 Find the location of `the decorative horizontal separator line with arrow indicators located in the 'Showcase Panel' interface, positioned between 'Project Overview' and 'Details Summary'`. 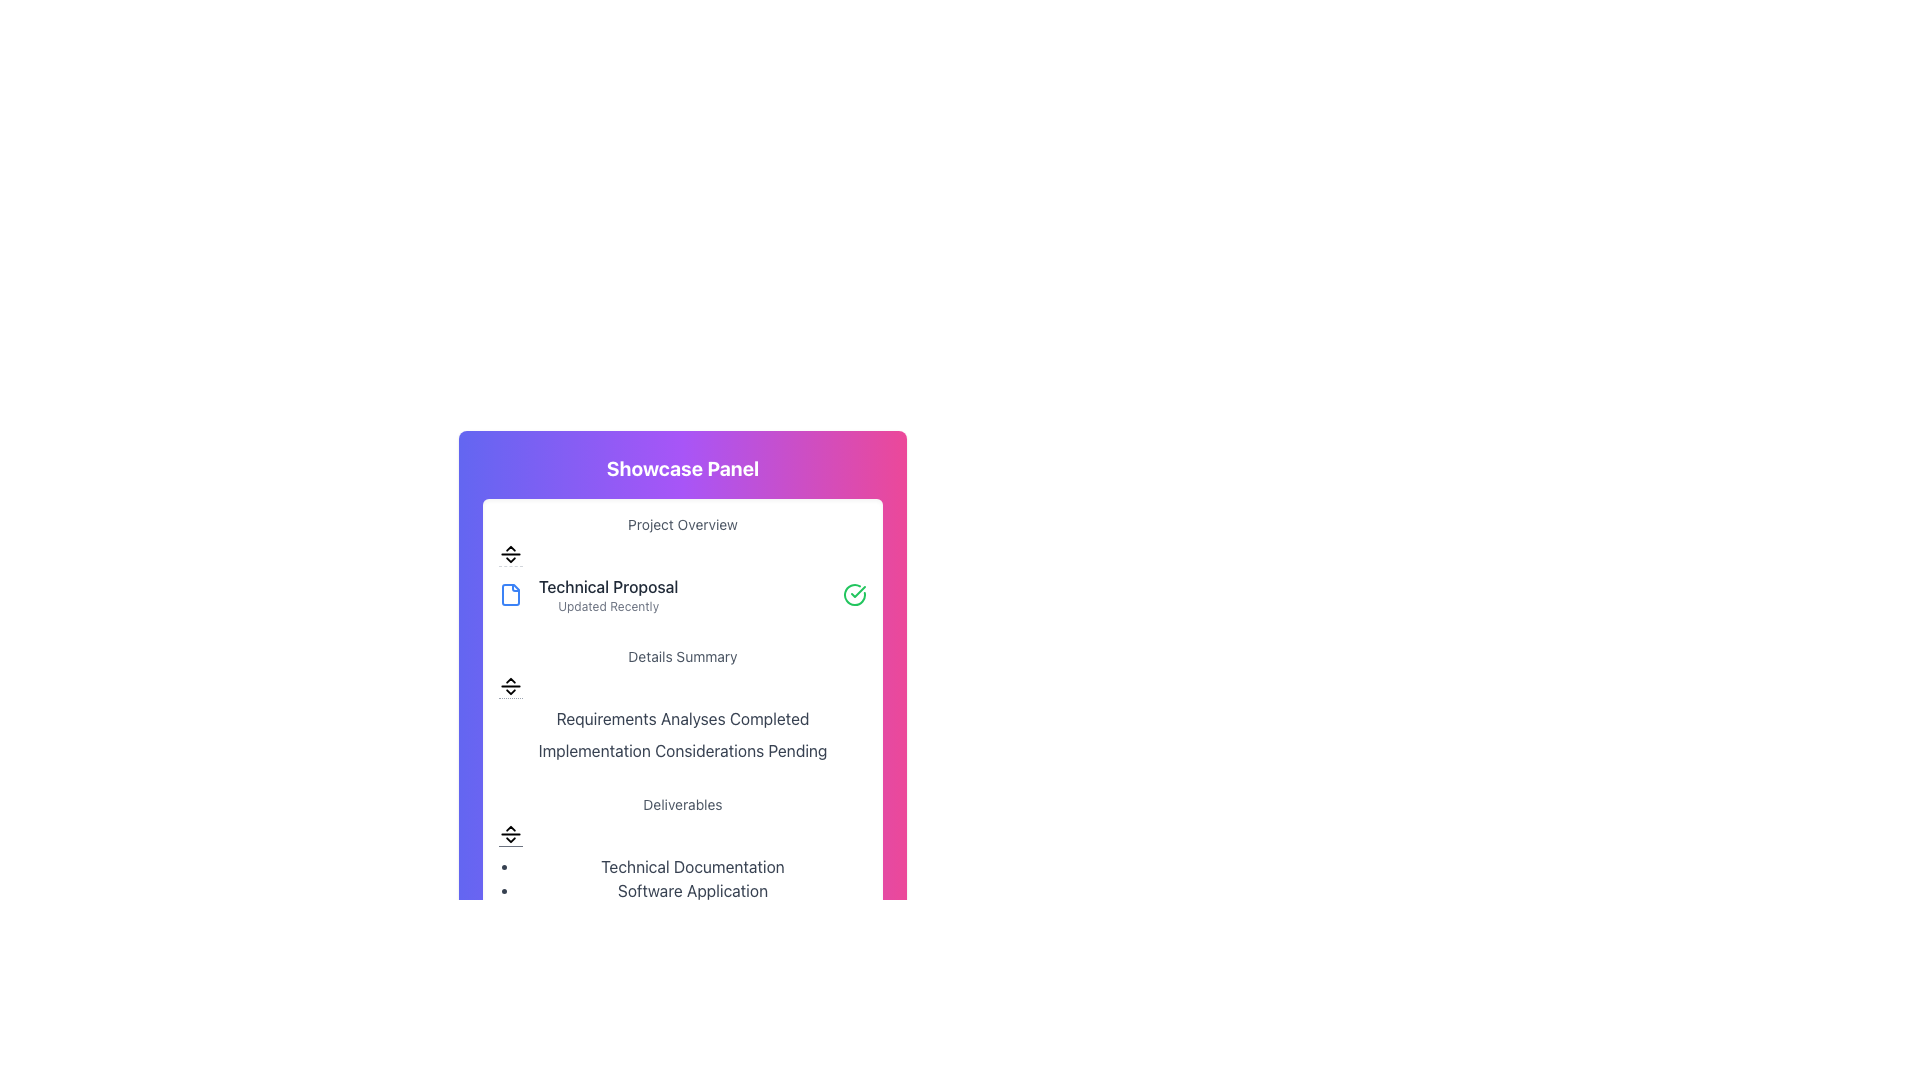

the decorative horizontal separator line with arrow indicators located in the 'Showcase Panel' interface, positioned between 'Project Overview' and 'Details Summary' is located at coordinates (510, 555).